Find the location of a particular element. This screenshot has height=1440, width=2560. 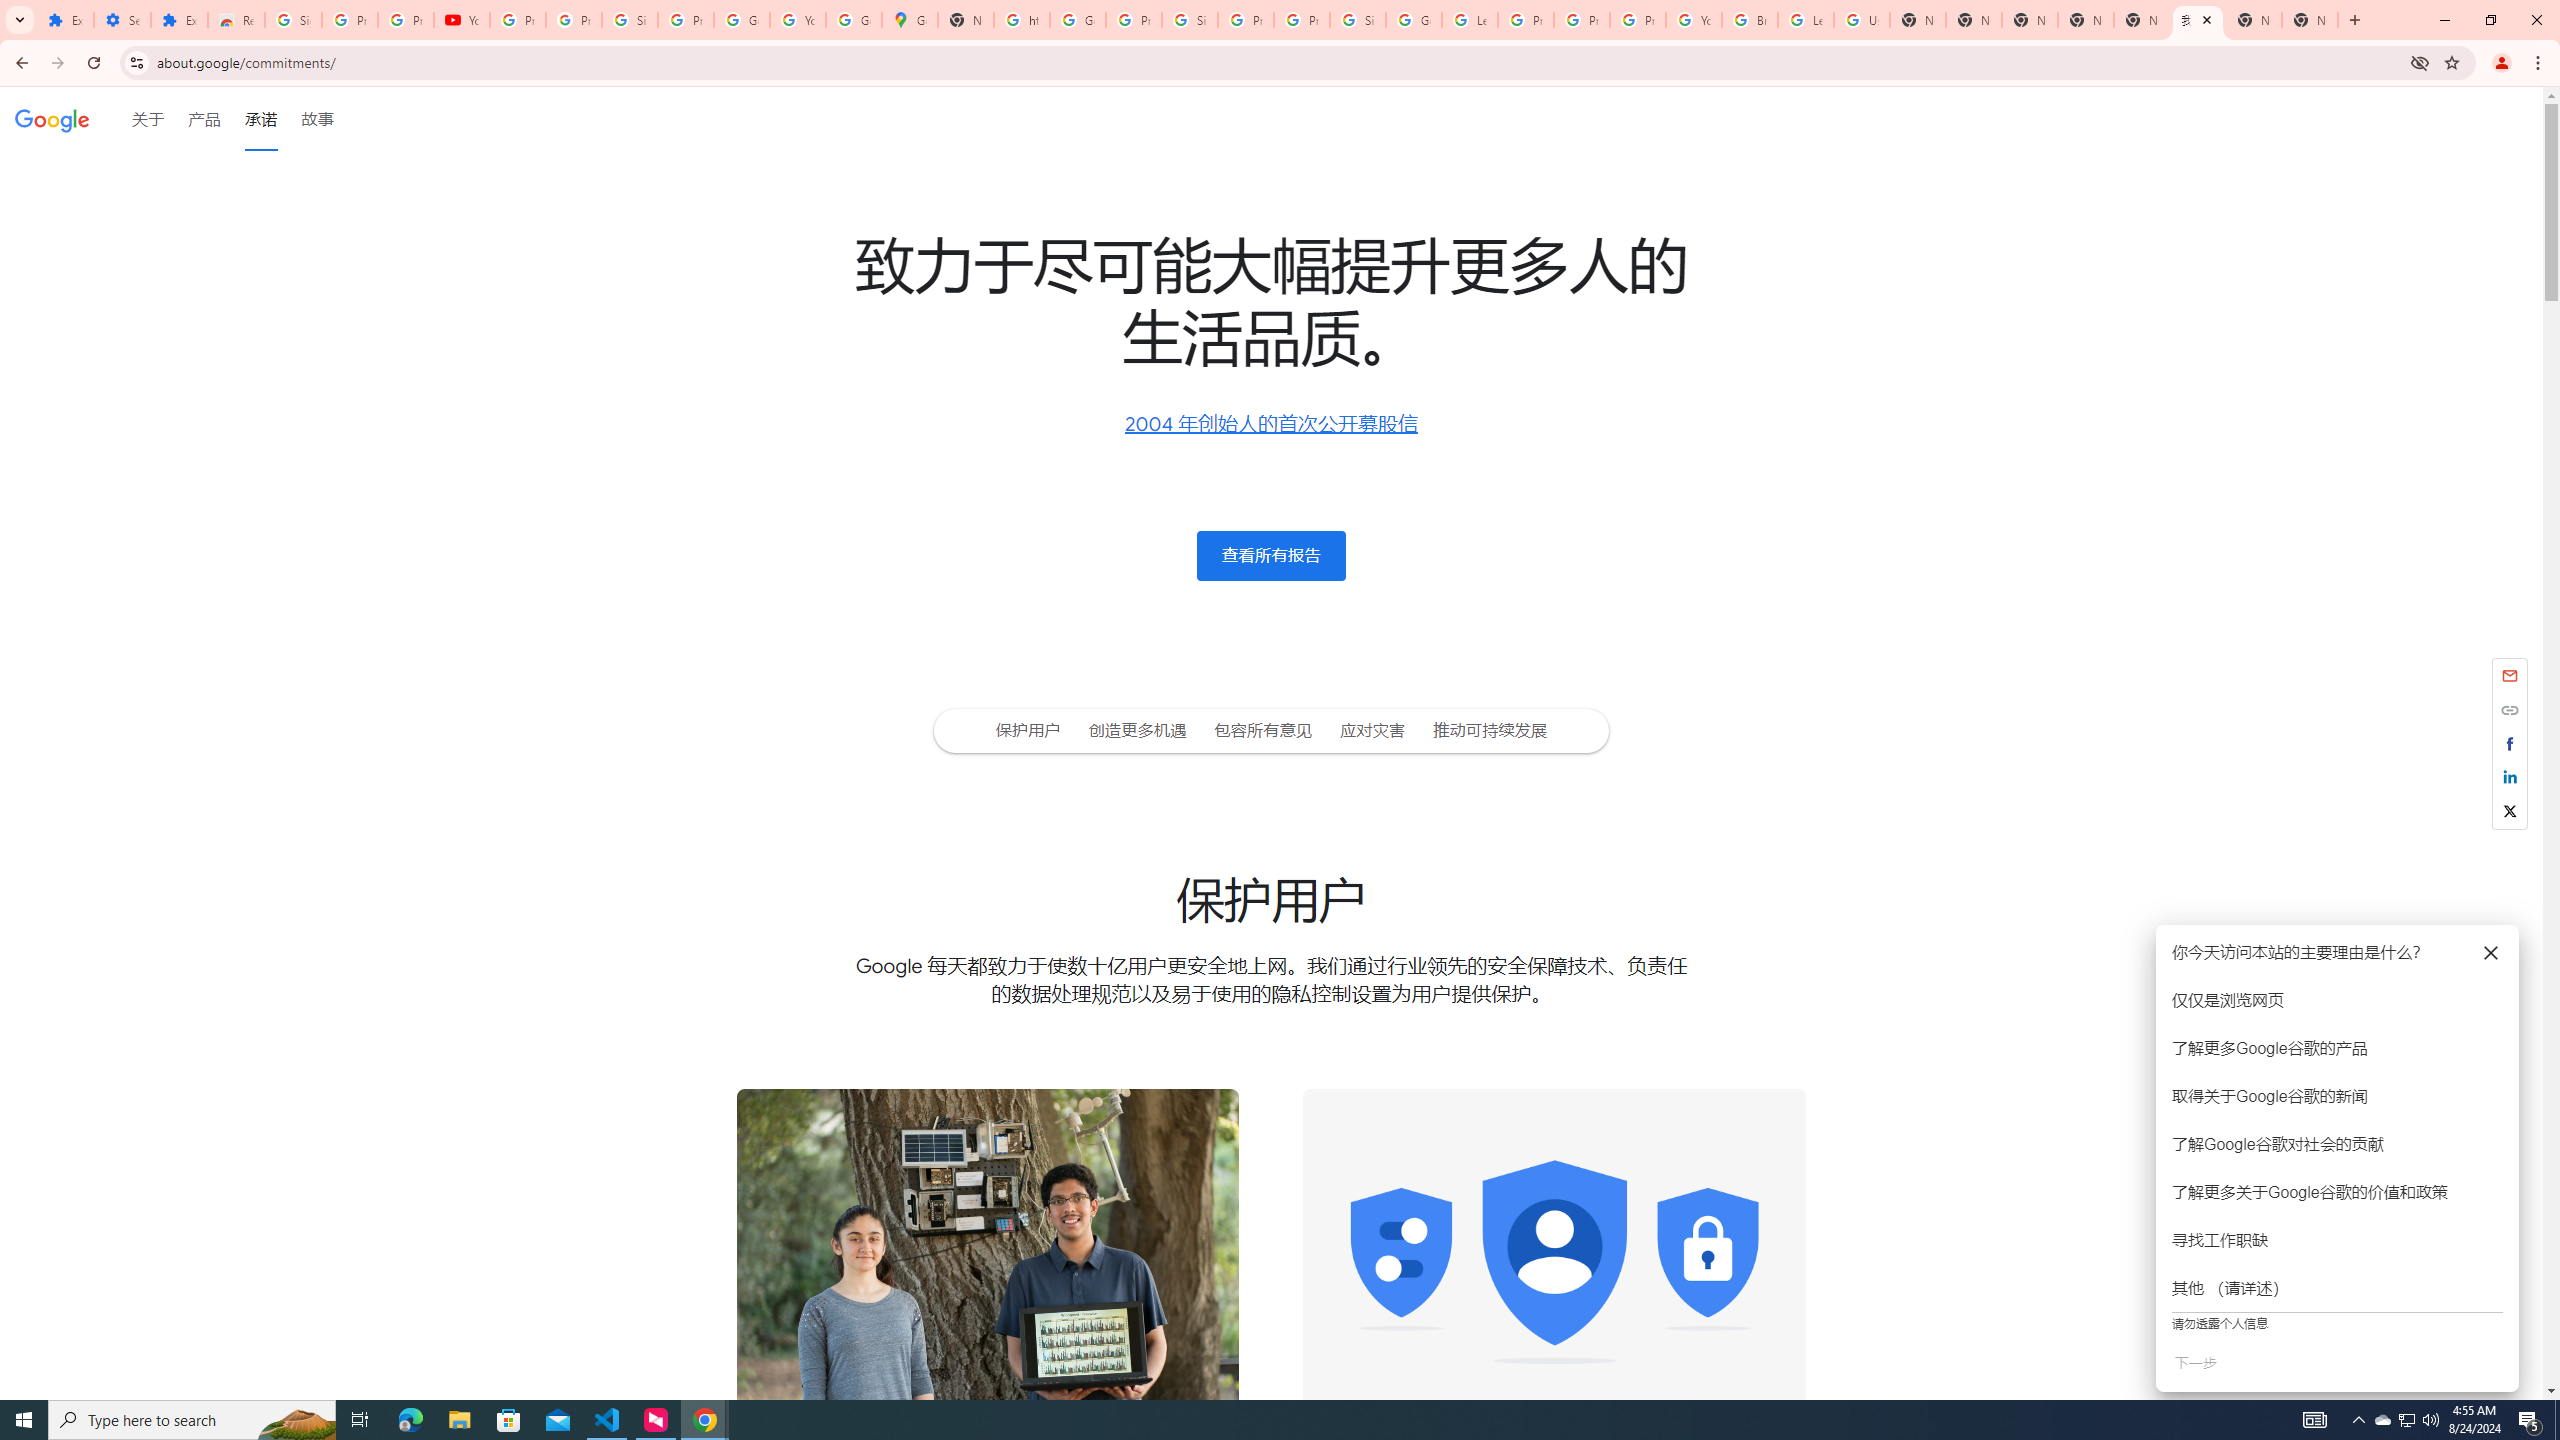

'YouTube' is located at coordinates (1692, 19).